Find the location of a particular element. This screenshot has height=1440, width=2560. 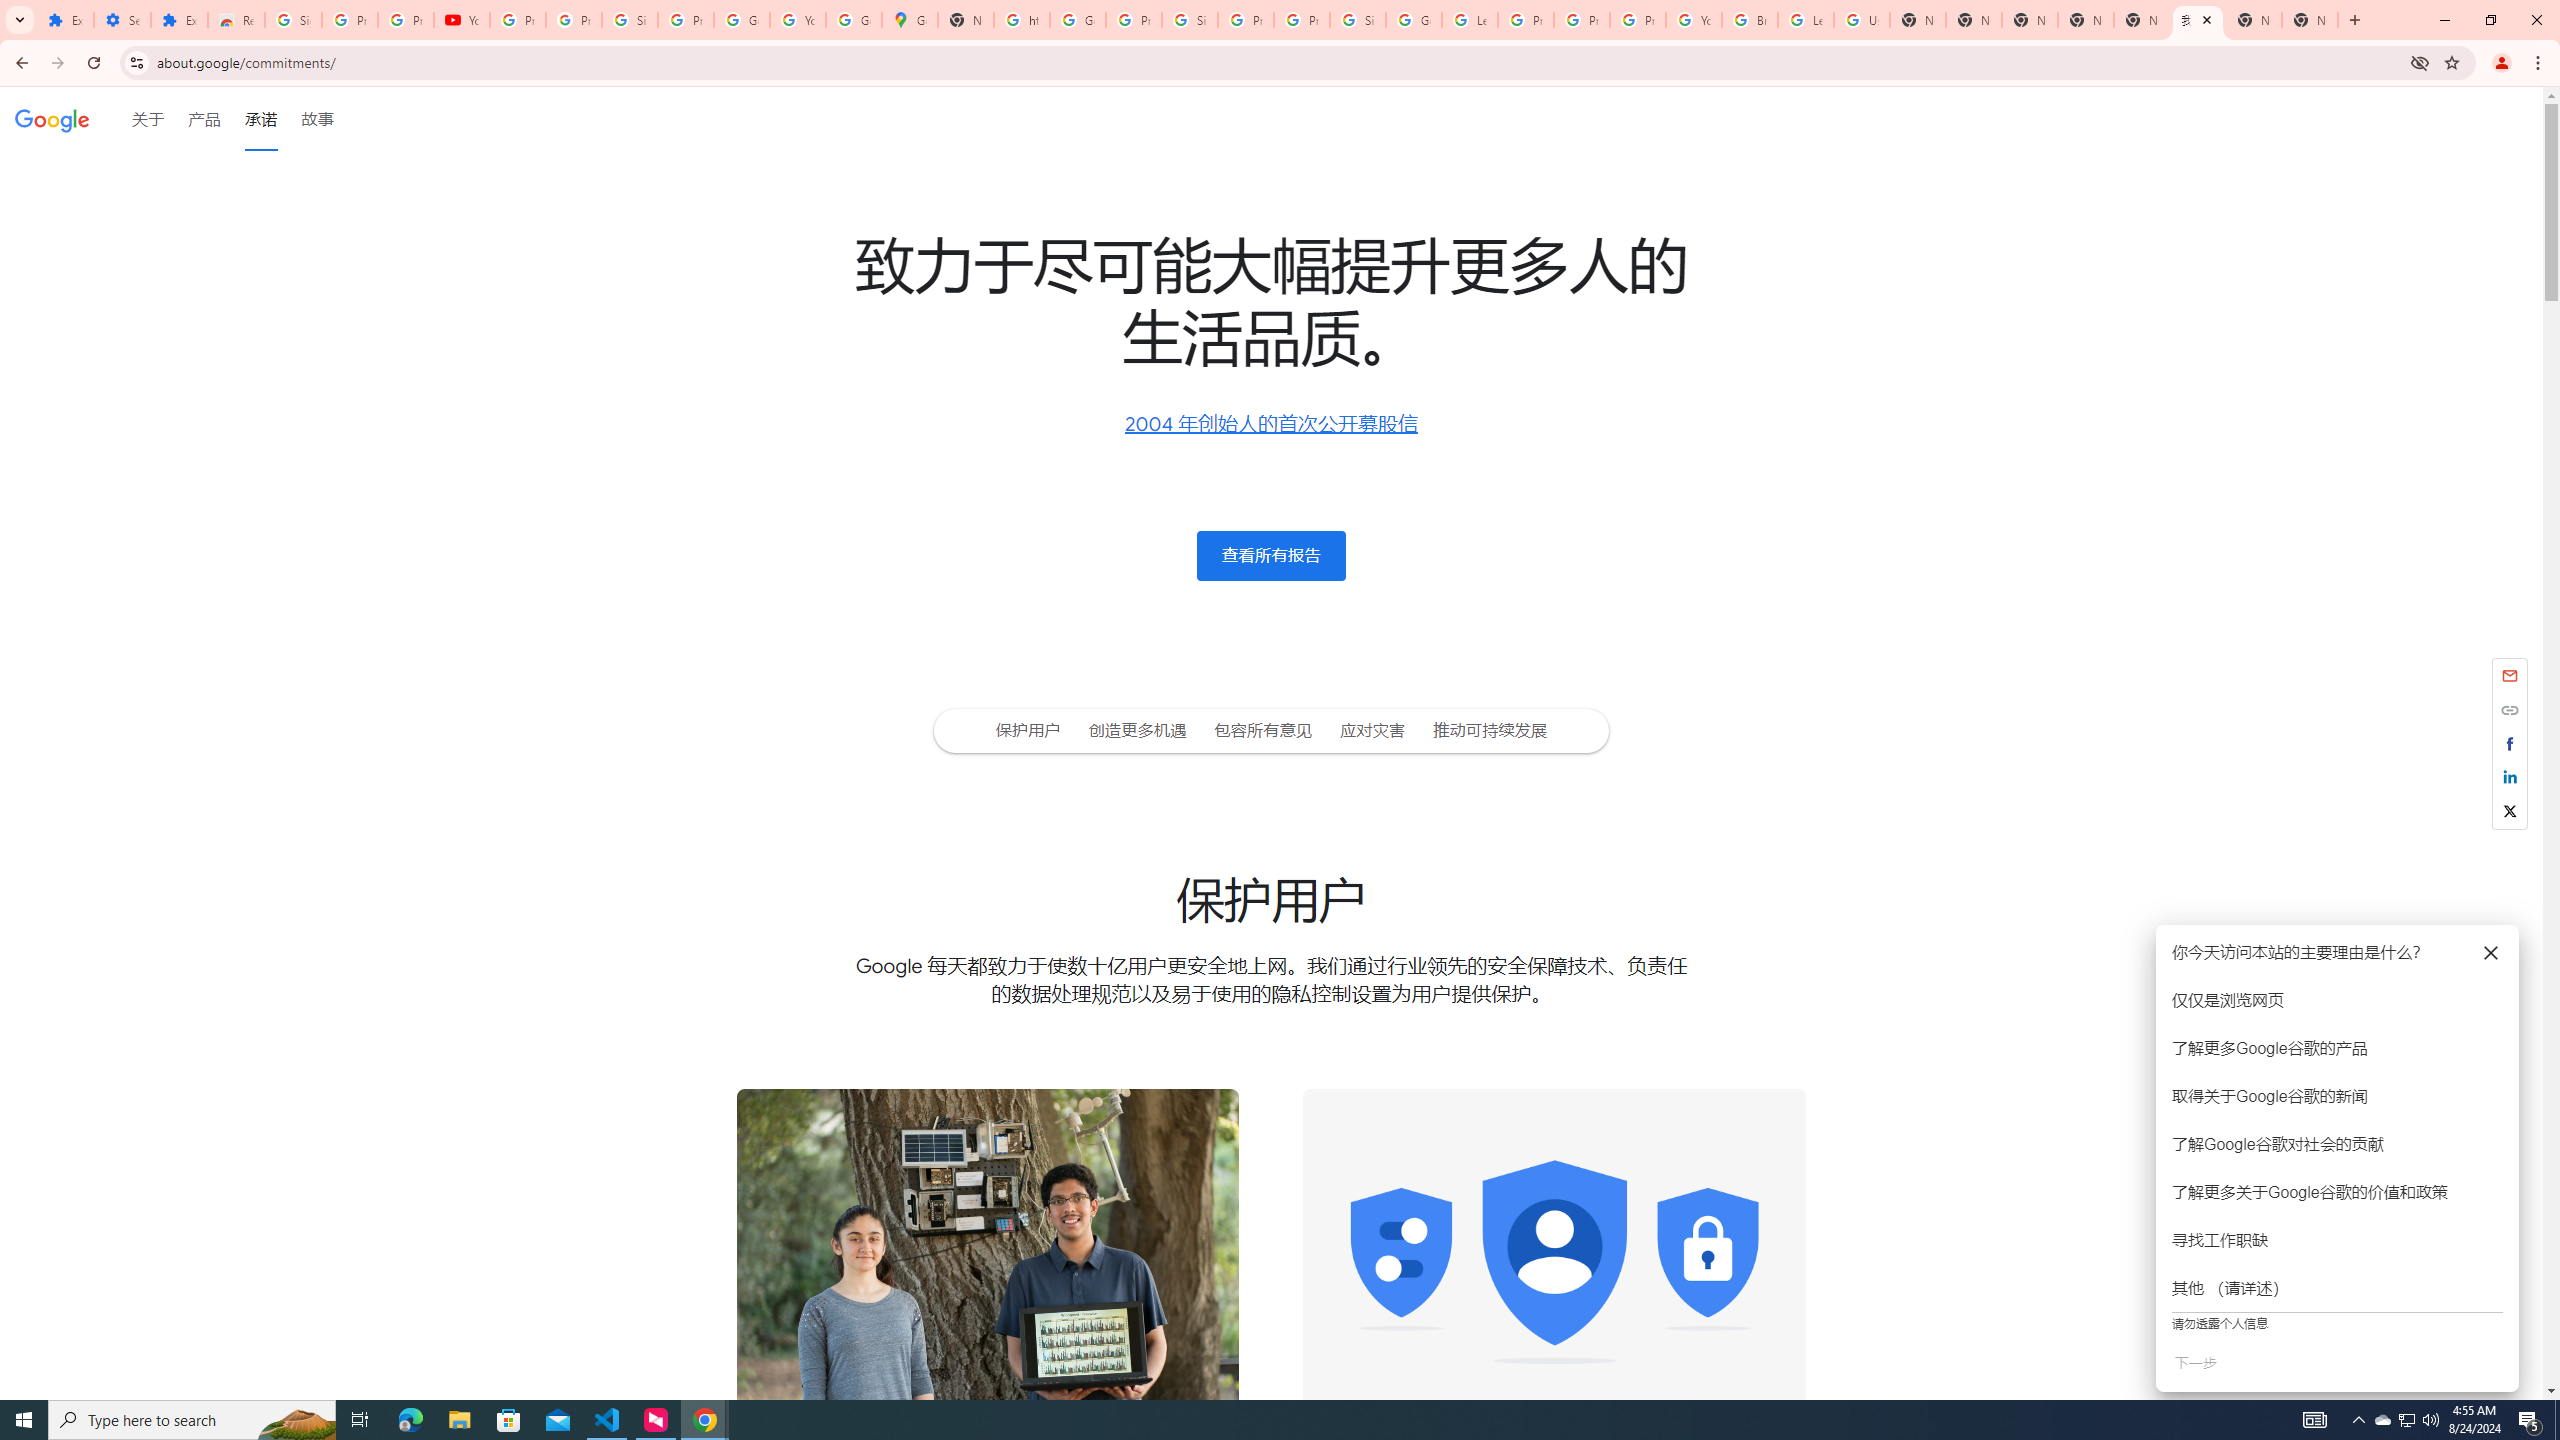

'YouTube' is located at coordinates (1692, 19).